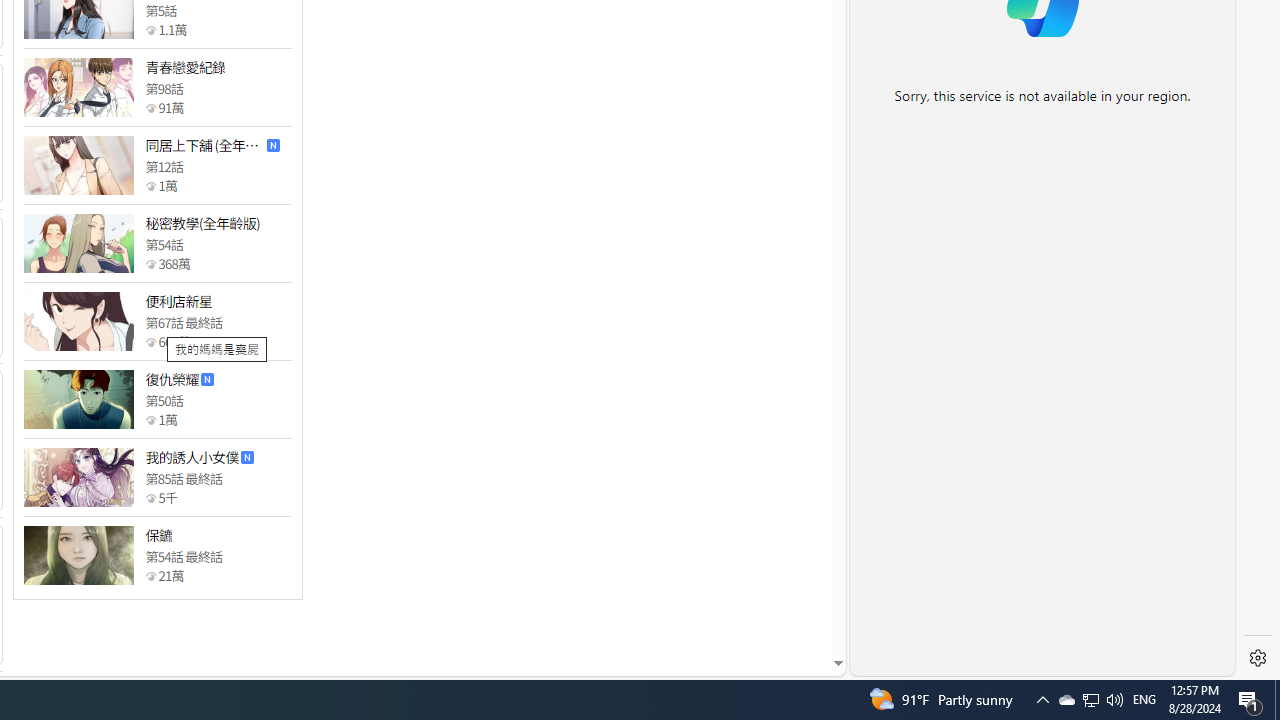  Describe the element at coordinates (1257, 658) in the screenshot. I see `'Settings'` at that location.